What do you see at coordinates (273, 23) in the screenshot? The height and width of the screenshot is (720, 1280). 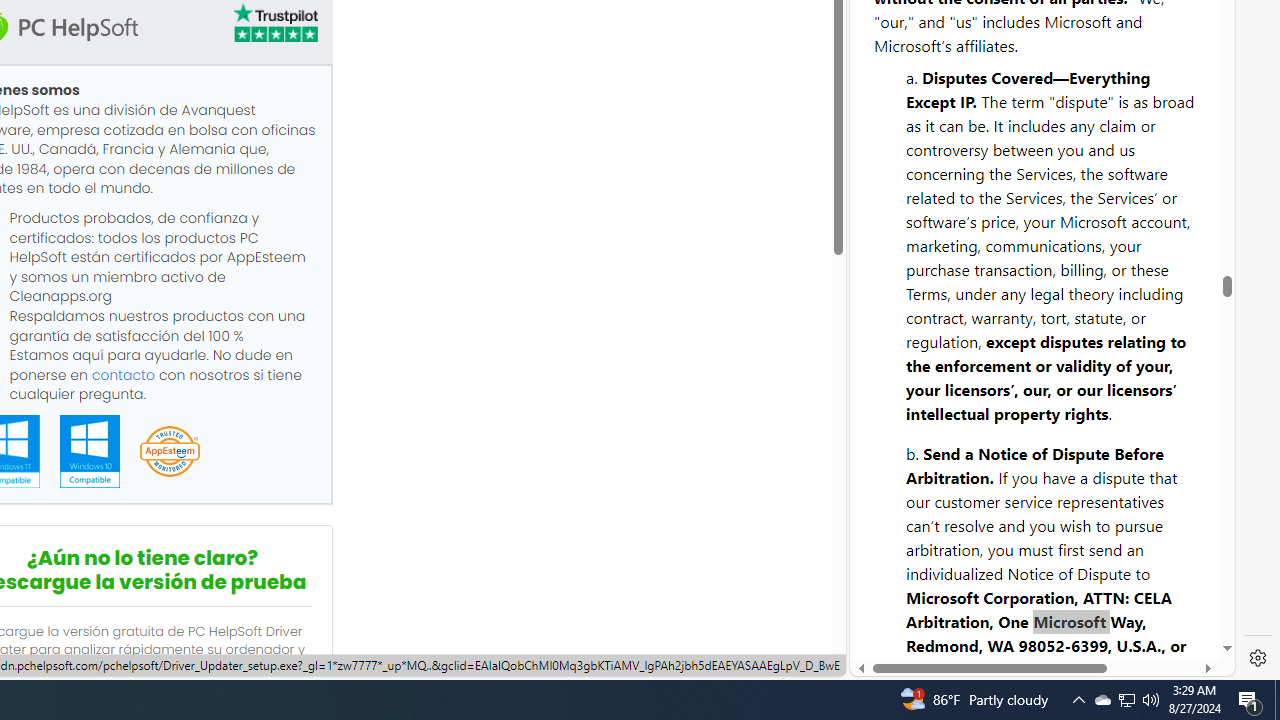 I see `'TrustPilot'` at bounding box center [273, 23].